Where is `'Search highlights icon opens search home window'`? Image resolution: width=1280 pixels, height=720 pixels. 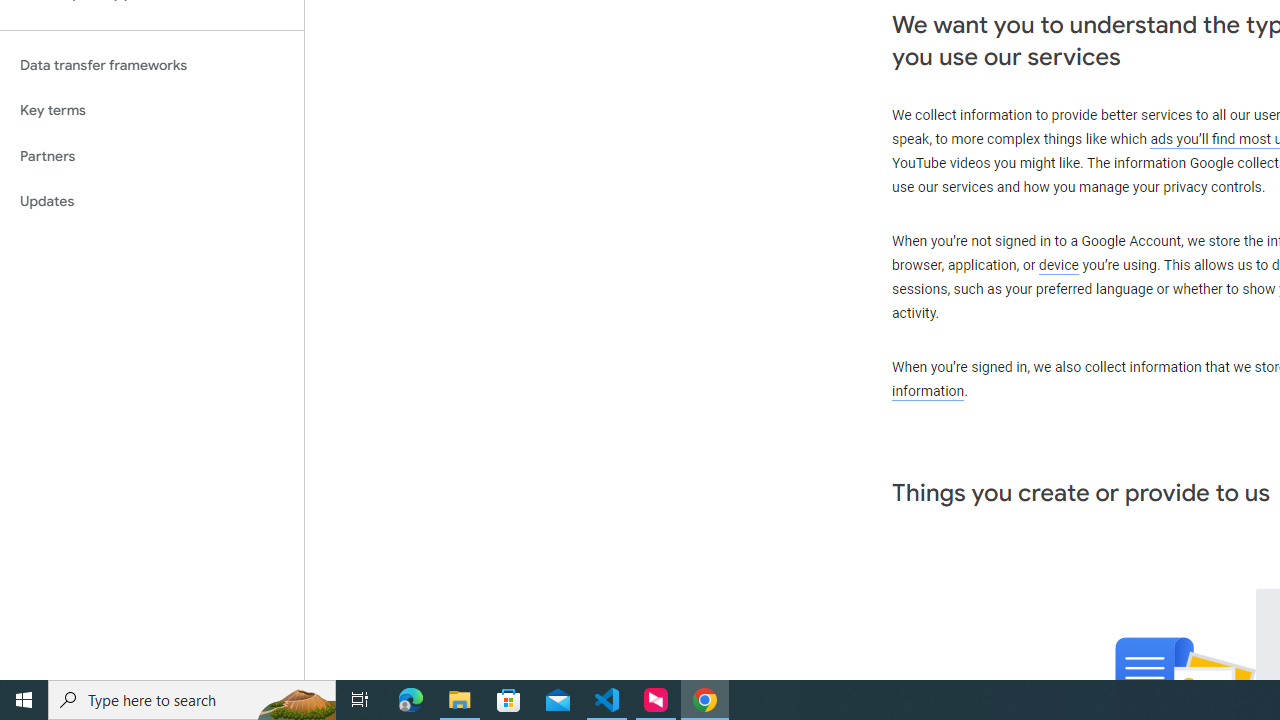 'Search highlights icon opens search home window' is located at coordinates (294, 698).